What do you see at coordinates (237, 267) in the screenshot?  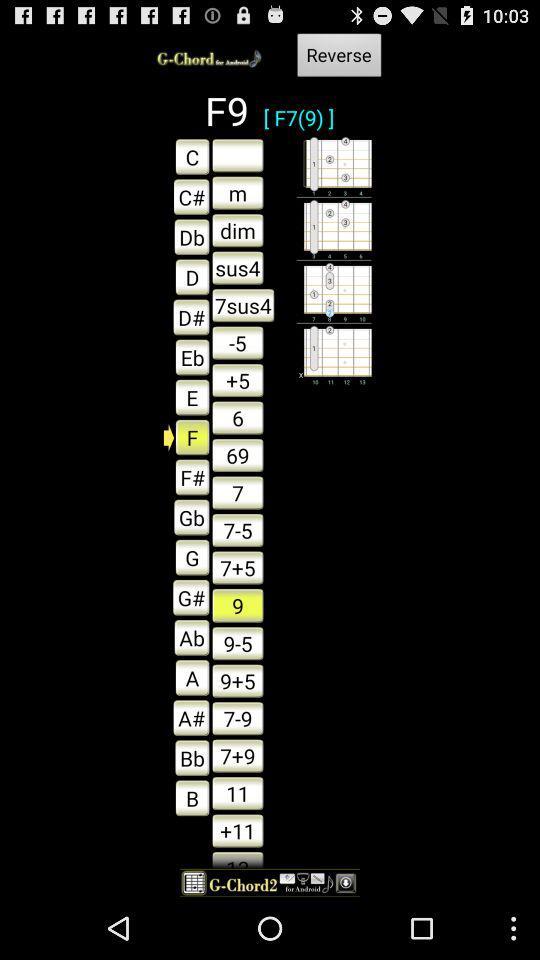 I see `the button having the text sus4` at bounding box center [237, 267].